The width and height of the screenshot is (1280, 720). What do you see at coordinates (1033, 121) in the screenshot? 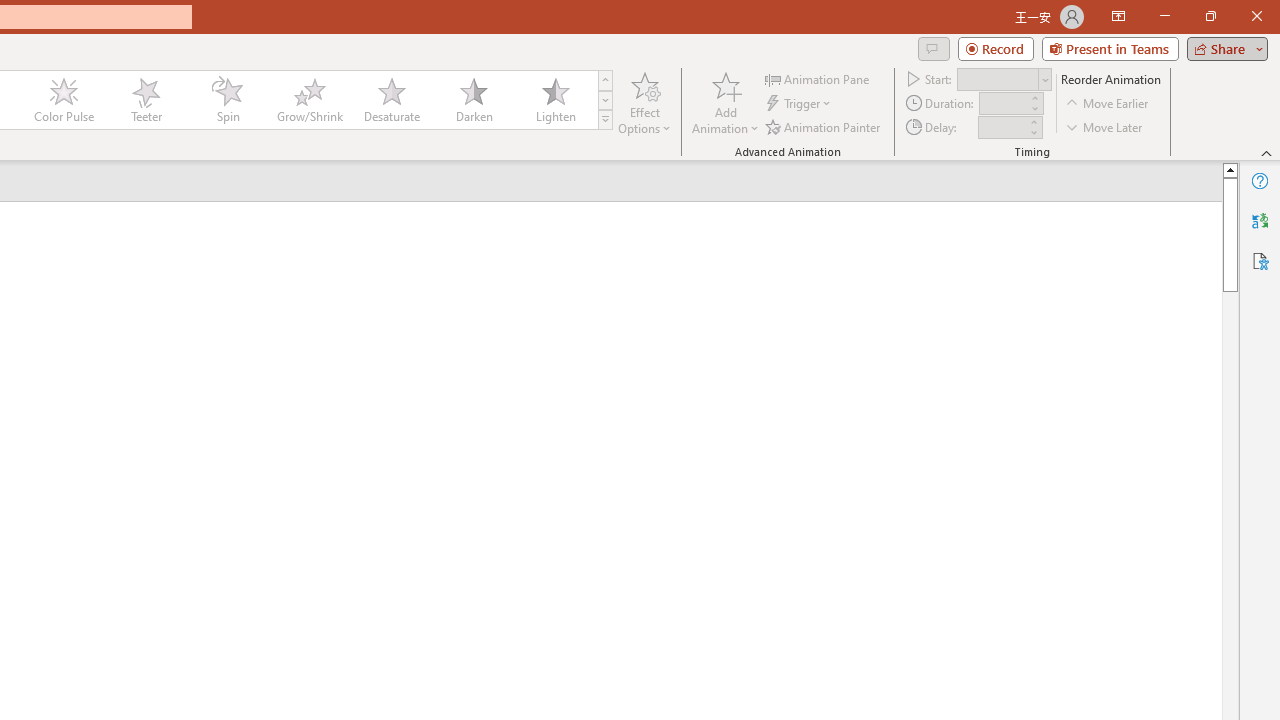
I see `'More'` at bounding box center [1033, 121].